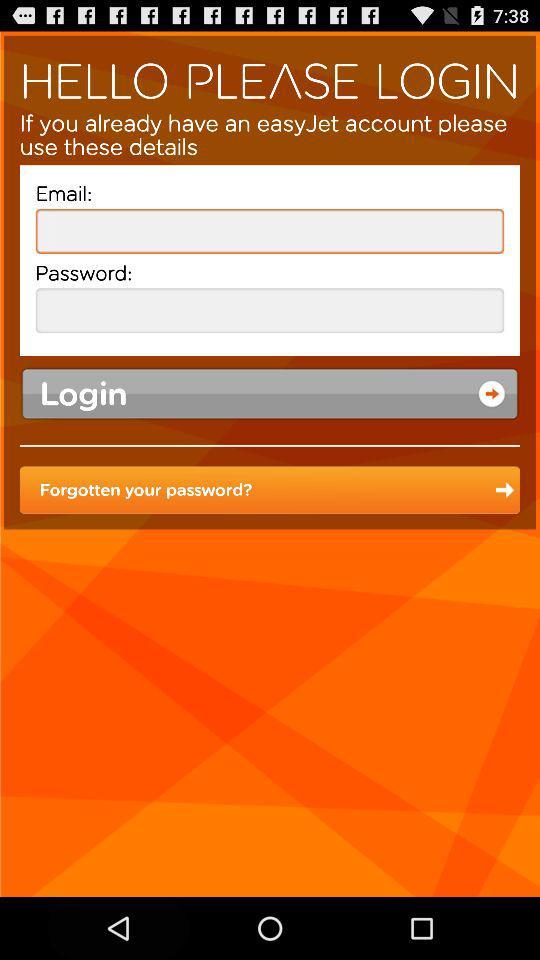  I want to click on password button, so click(270, 310).